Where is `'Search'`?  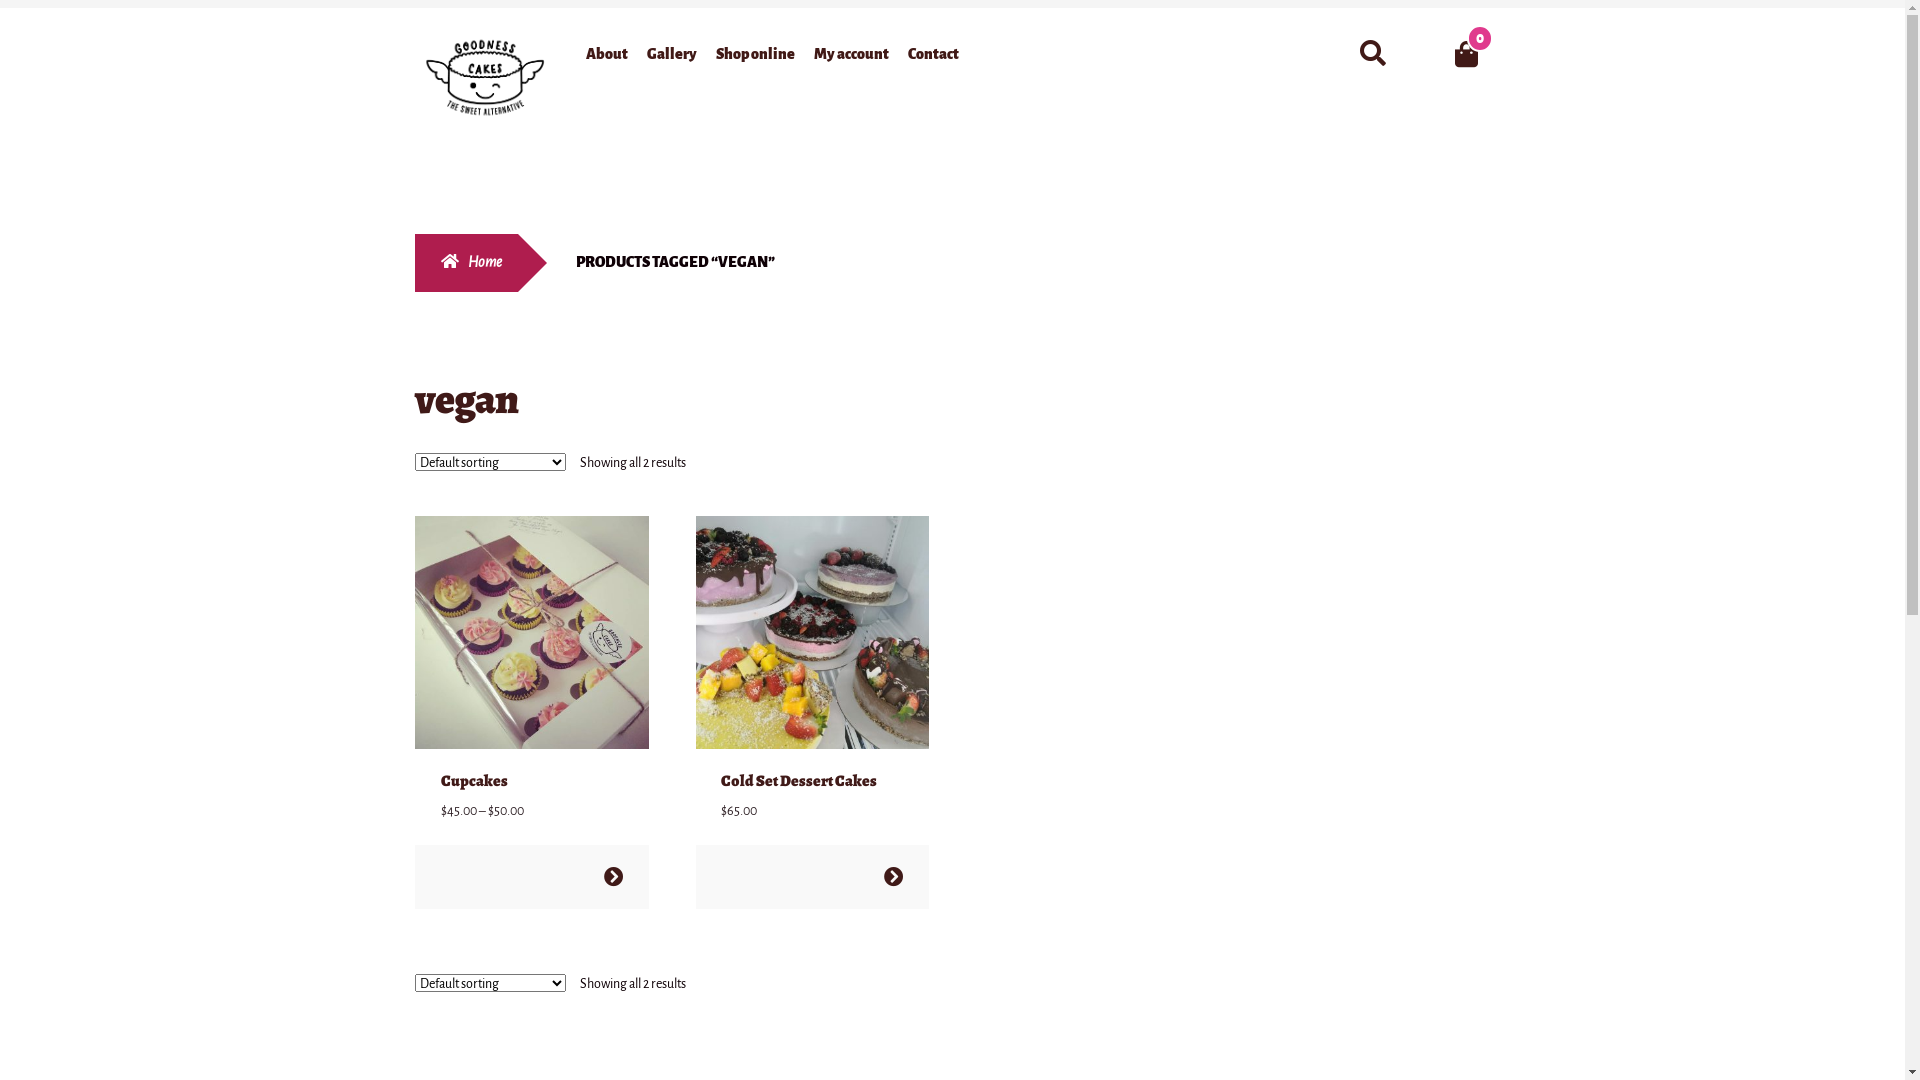
'Search' is located at coordinates (1348, 32).